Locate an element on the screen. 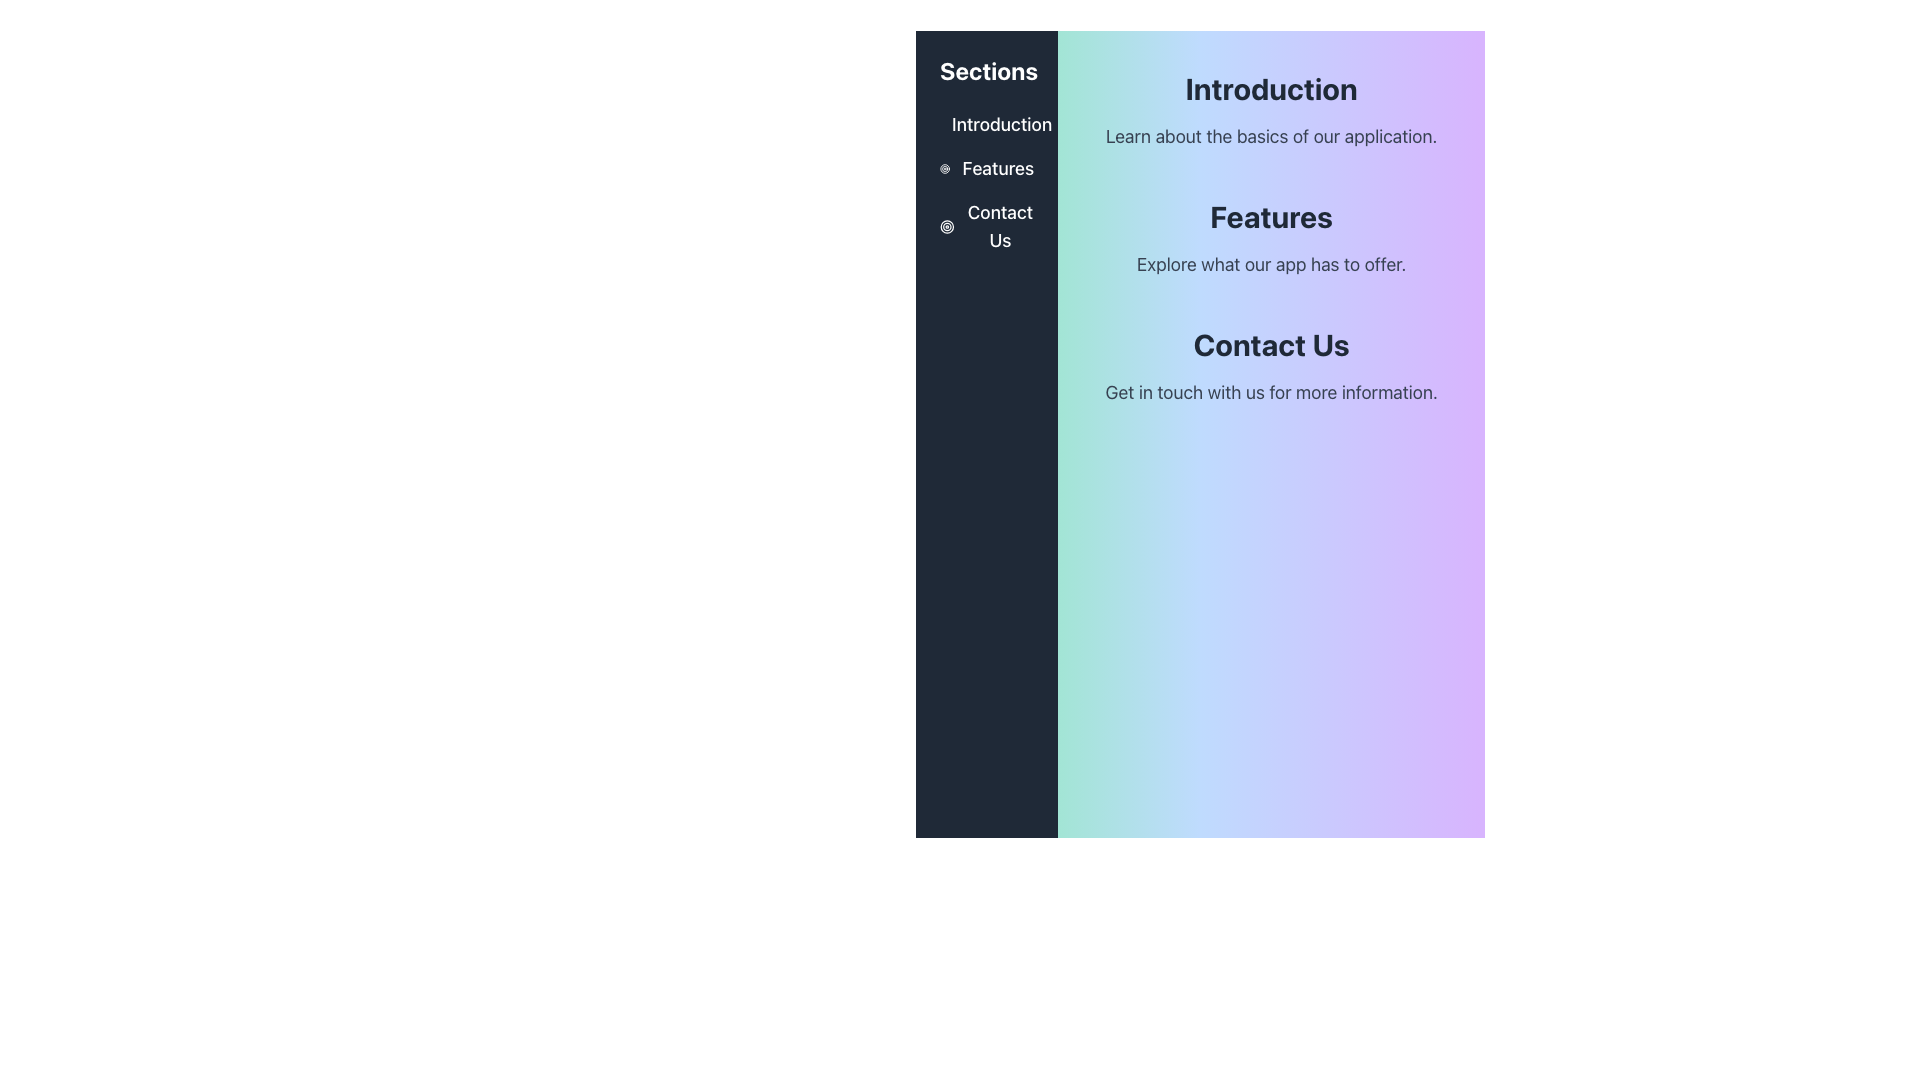 The width and height of the screenshot is (1920, 1080). the heading or title text that serves as a title for the section describing the basics of the application, which is located above a paragraph element and is horizontally centered in the main content area is located at coordinates (1270, 87).